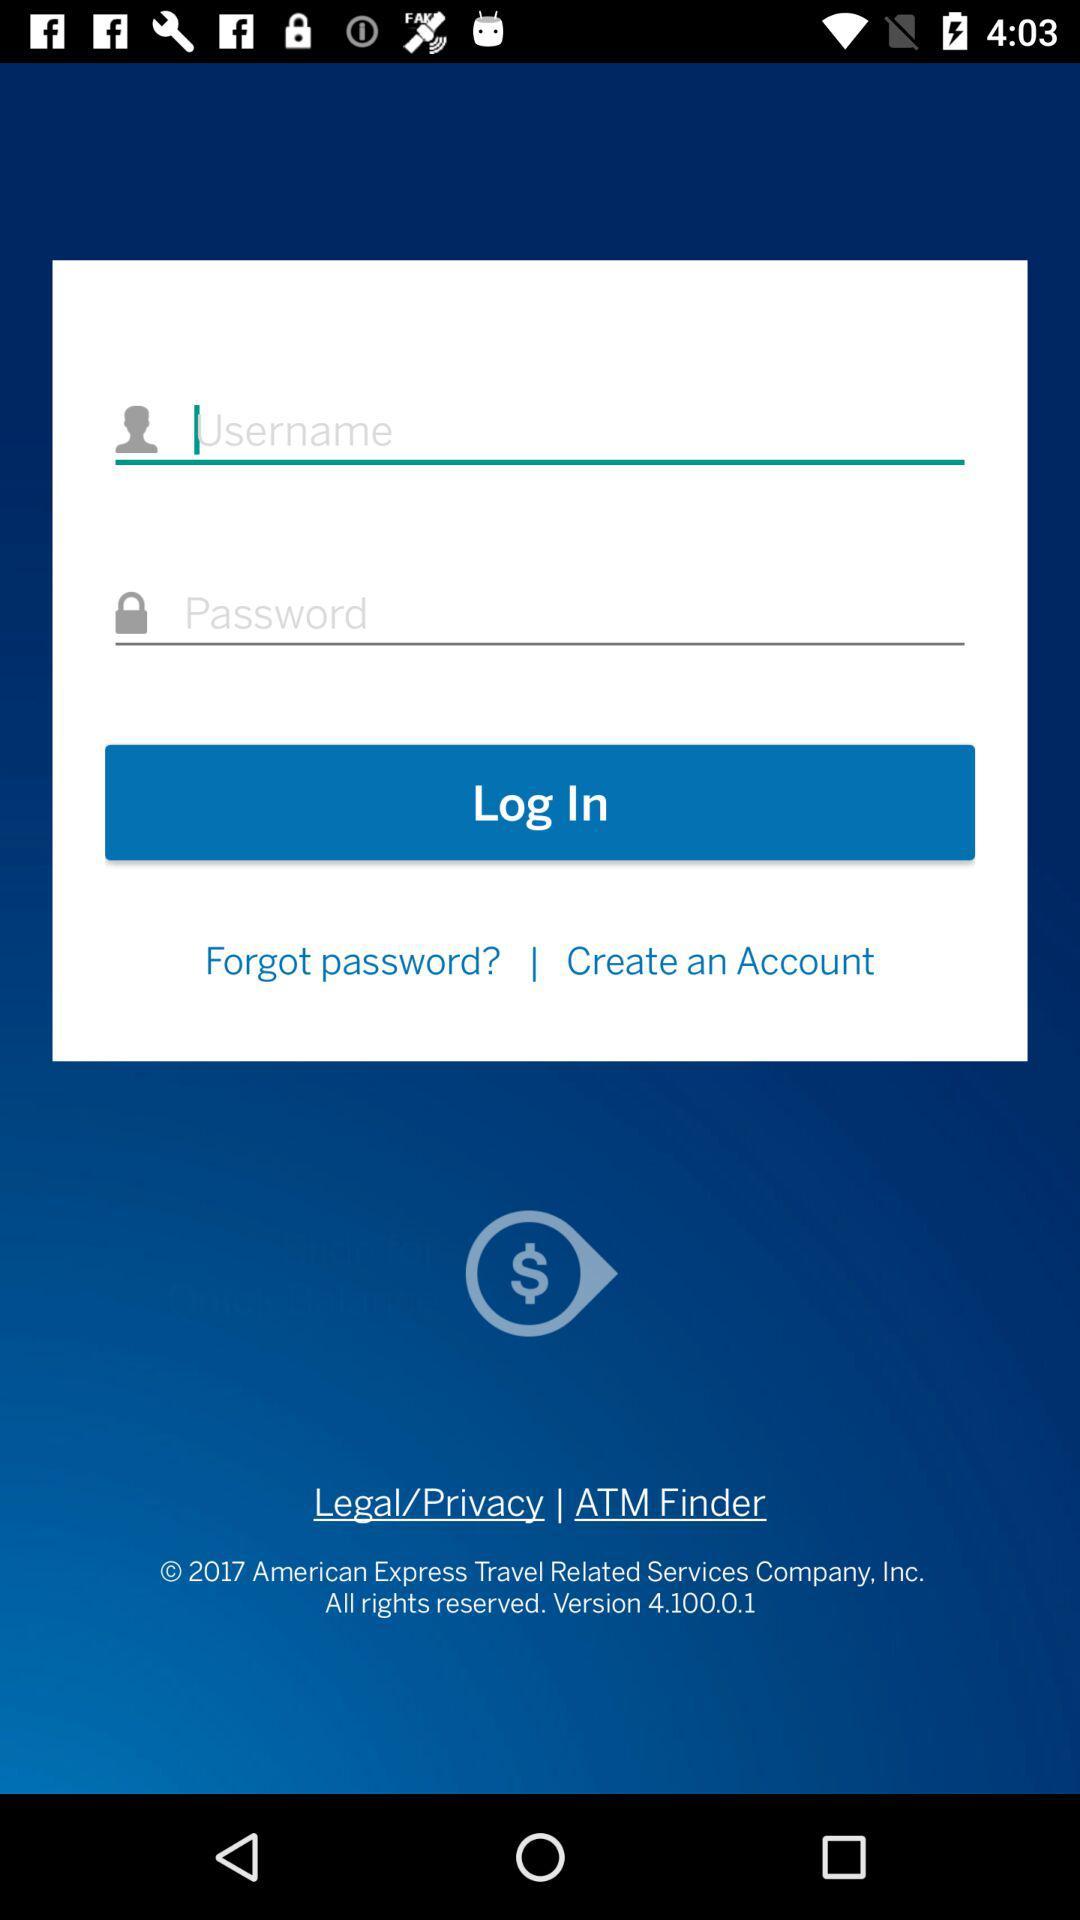 The image size is (1080, 1920). Describe the element at coordinates (540, 612) in the screenshot. I see `type in password` at that location.